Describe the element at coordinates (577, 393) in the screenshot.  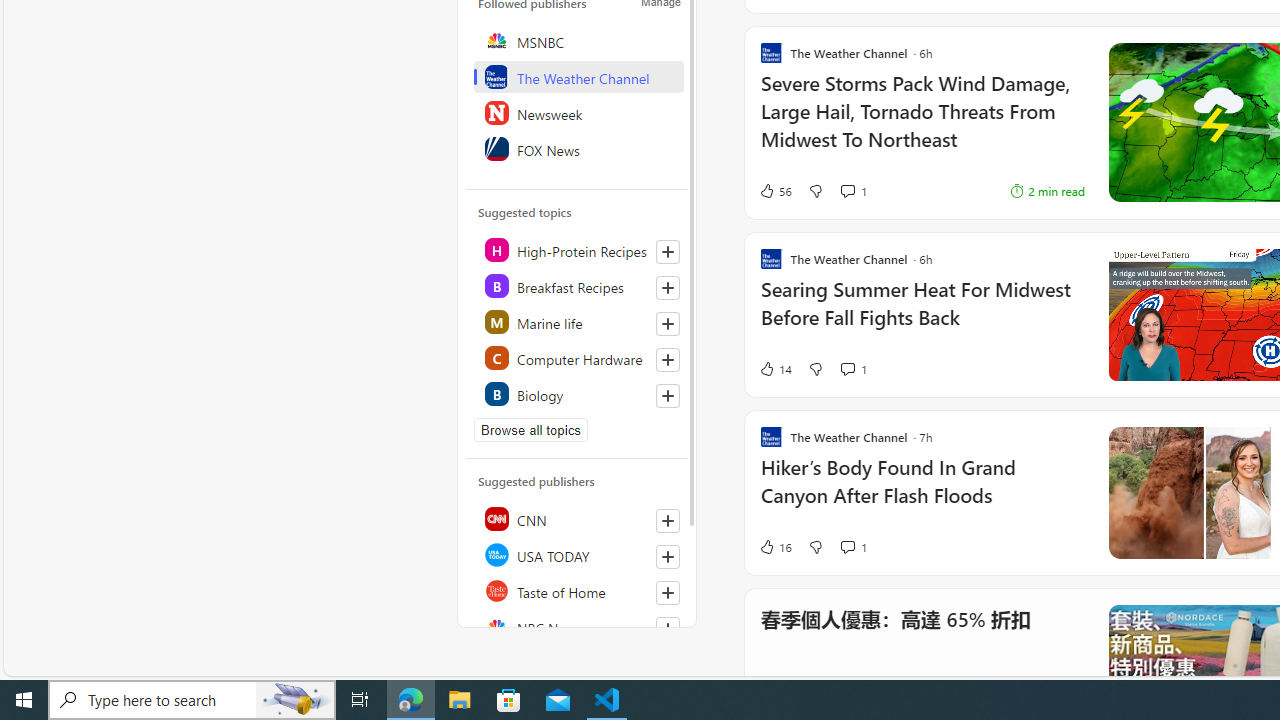
I see `'Class: highlight'` at that location.